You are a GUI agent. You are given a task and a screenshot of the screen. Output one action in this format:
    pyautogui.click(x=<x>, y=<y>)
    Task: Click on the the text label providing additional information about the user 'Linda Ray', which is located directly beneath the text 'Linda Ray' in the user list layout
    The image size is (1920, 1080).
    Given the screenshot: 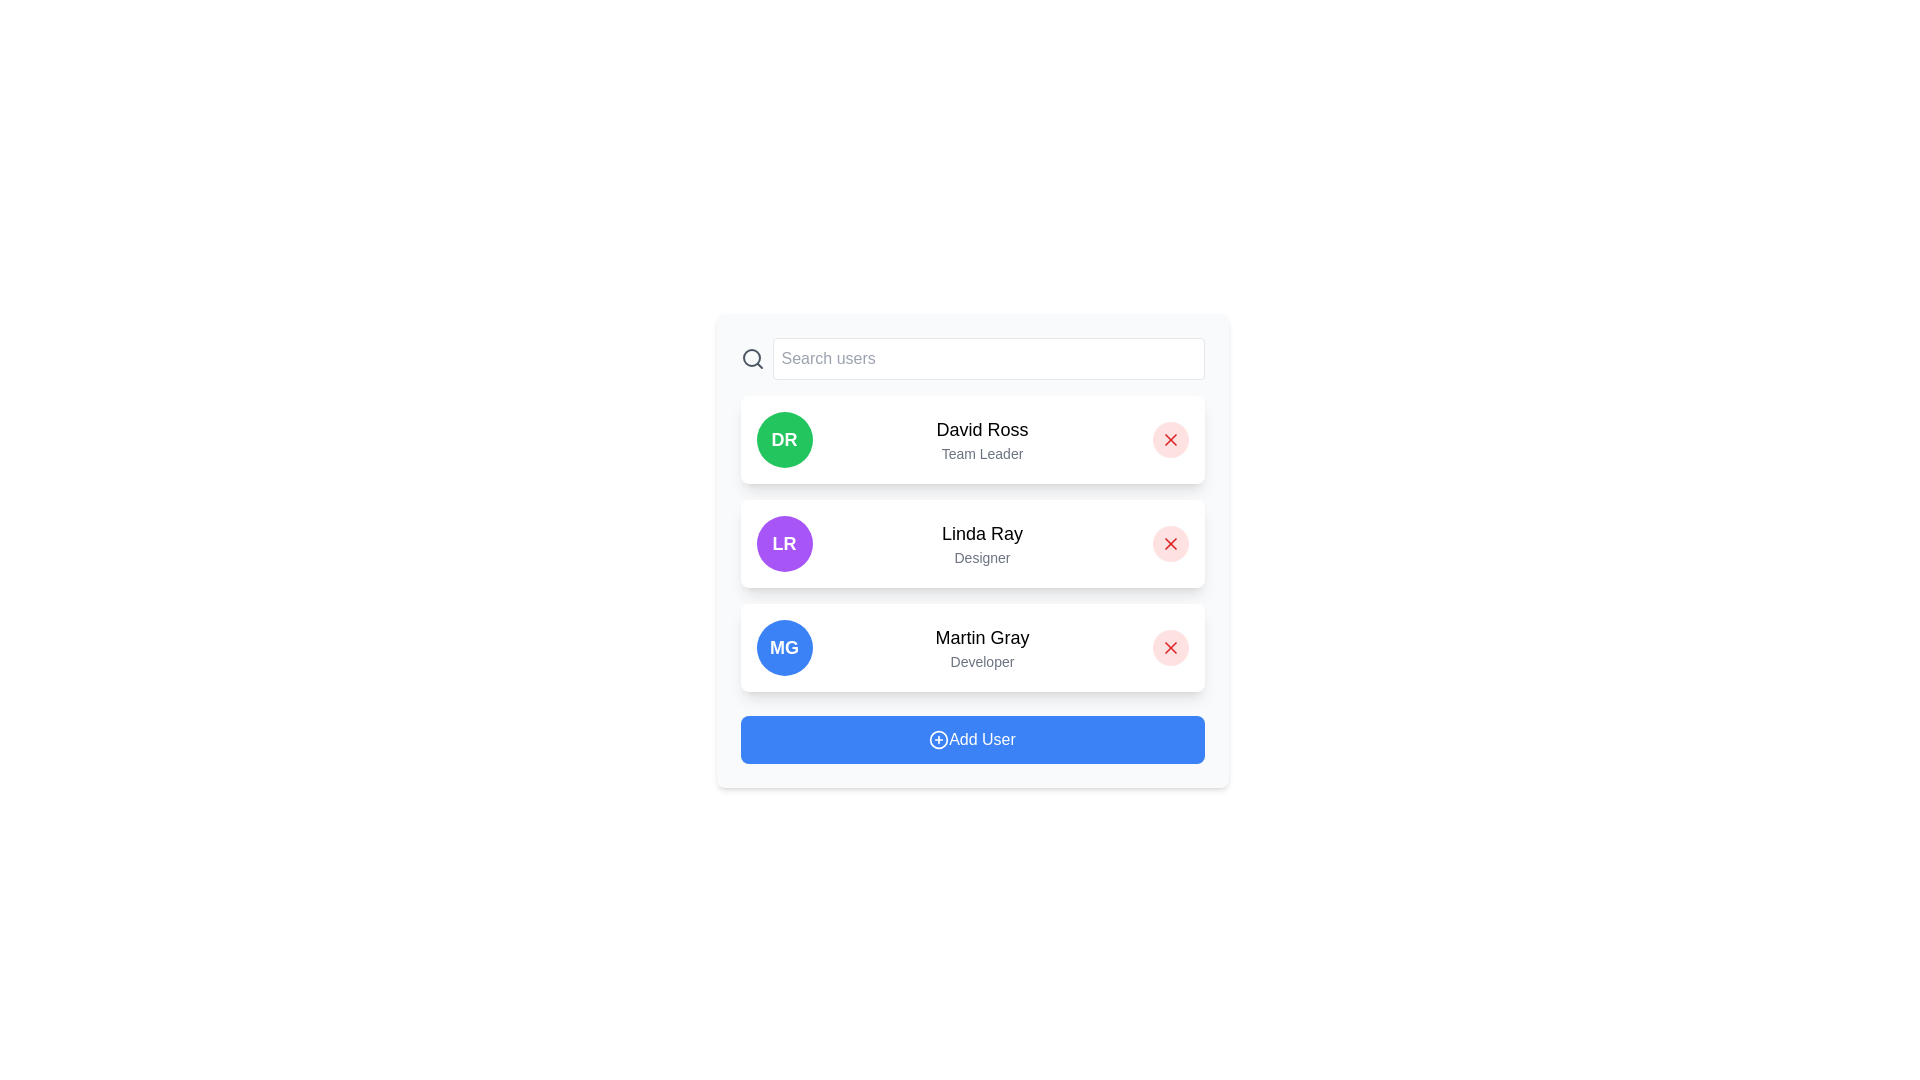 What is the action you would take?
    pyautogui.click(x=982, y=558)
    